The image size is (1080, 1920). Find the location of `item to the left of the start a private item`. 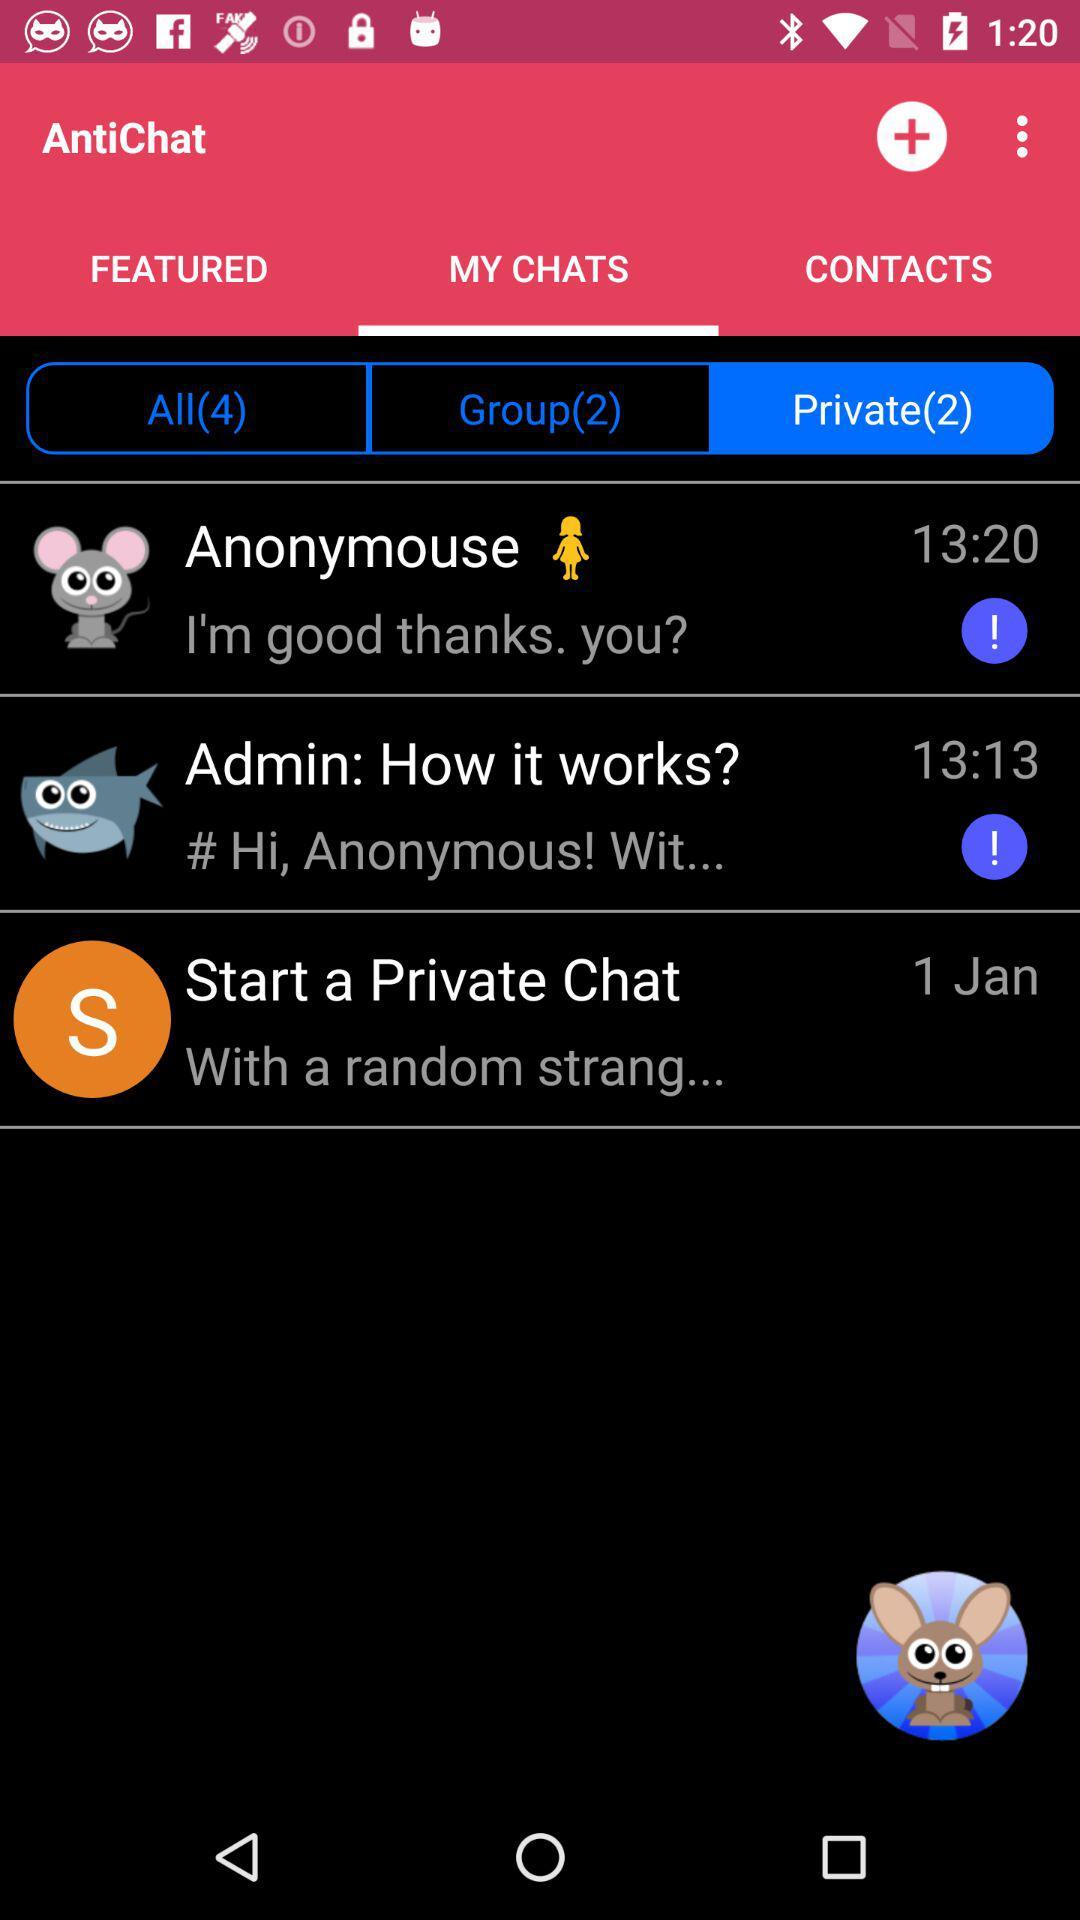

item to the left of the start a private item is located at coordinates (92, 1019).